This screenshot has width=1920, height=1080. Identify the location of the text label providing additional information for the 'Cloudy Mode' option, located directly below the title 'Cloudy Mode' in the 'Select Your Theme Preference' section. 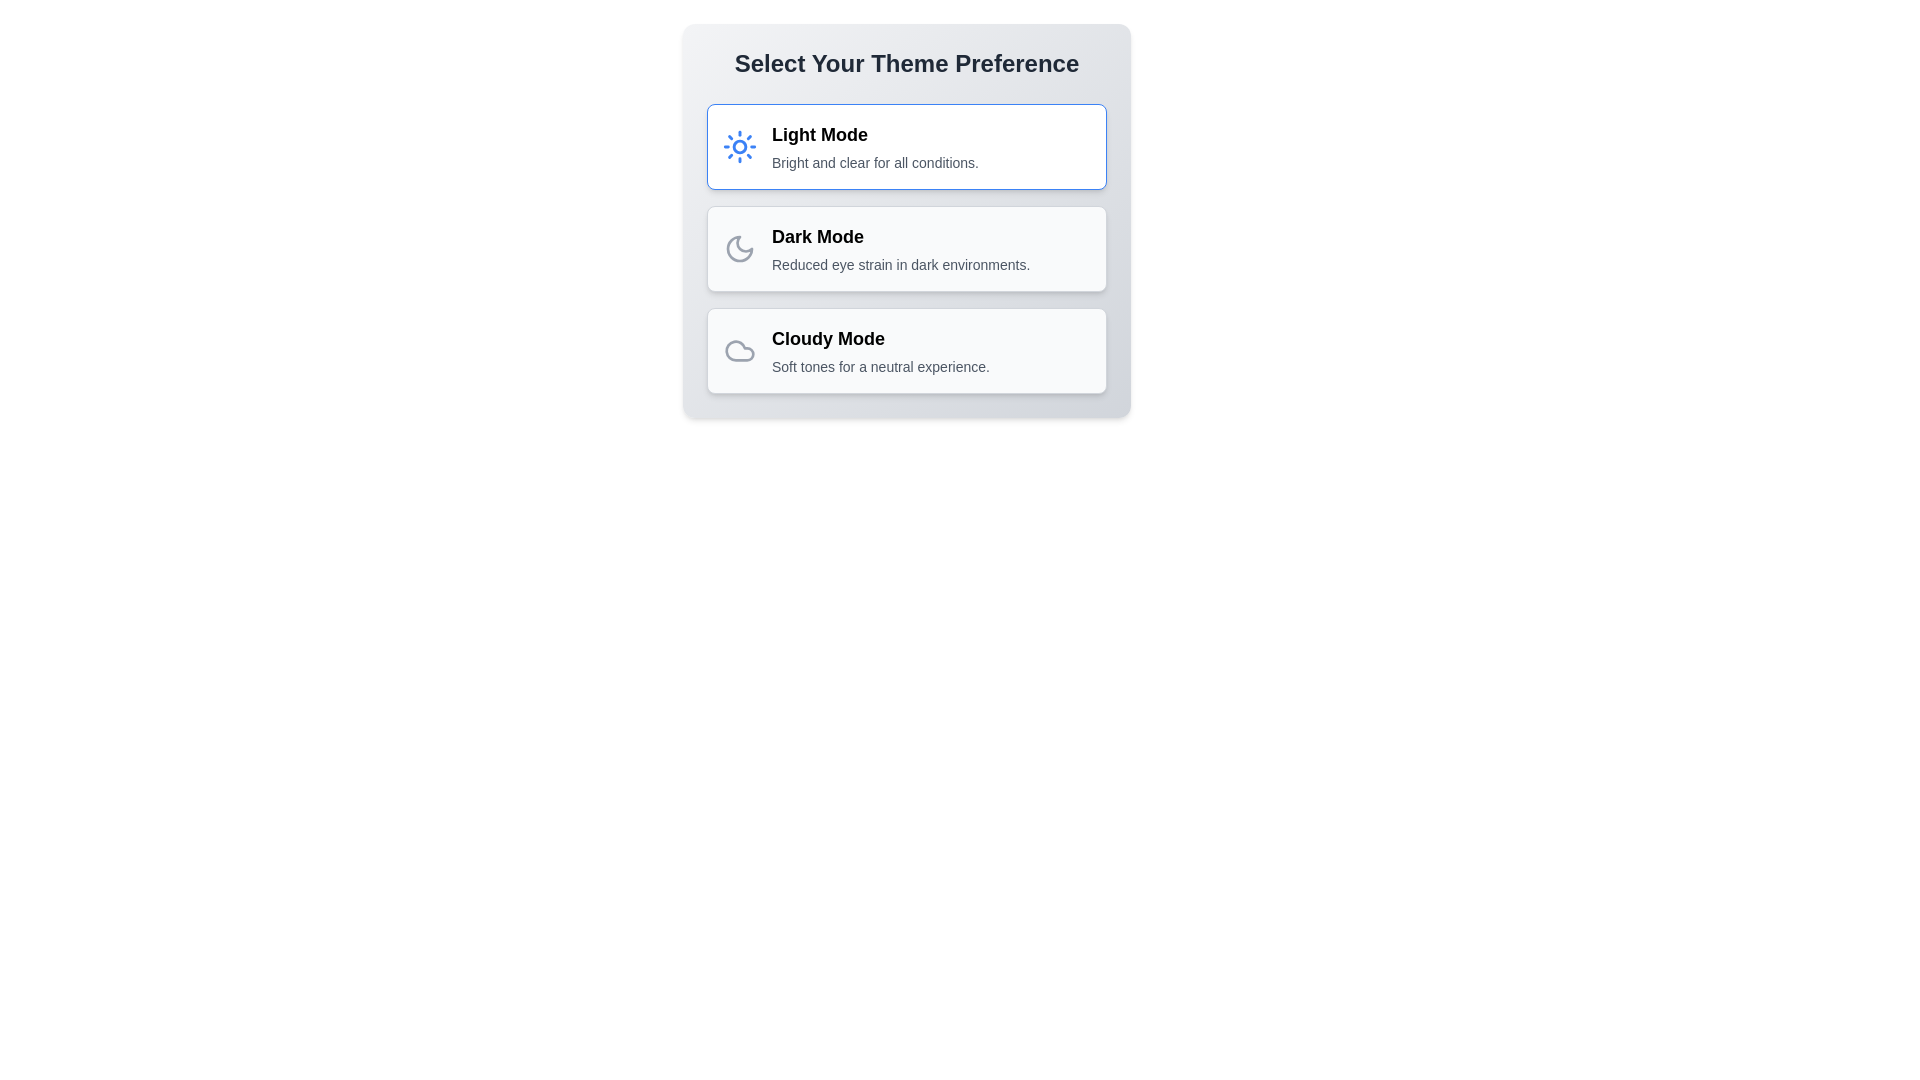
(880, 366).